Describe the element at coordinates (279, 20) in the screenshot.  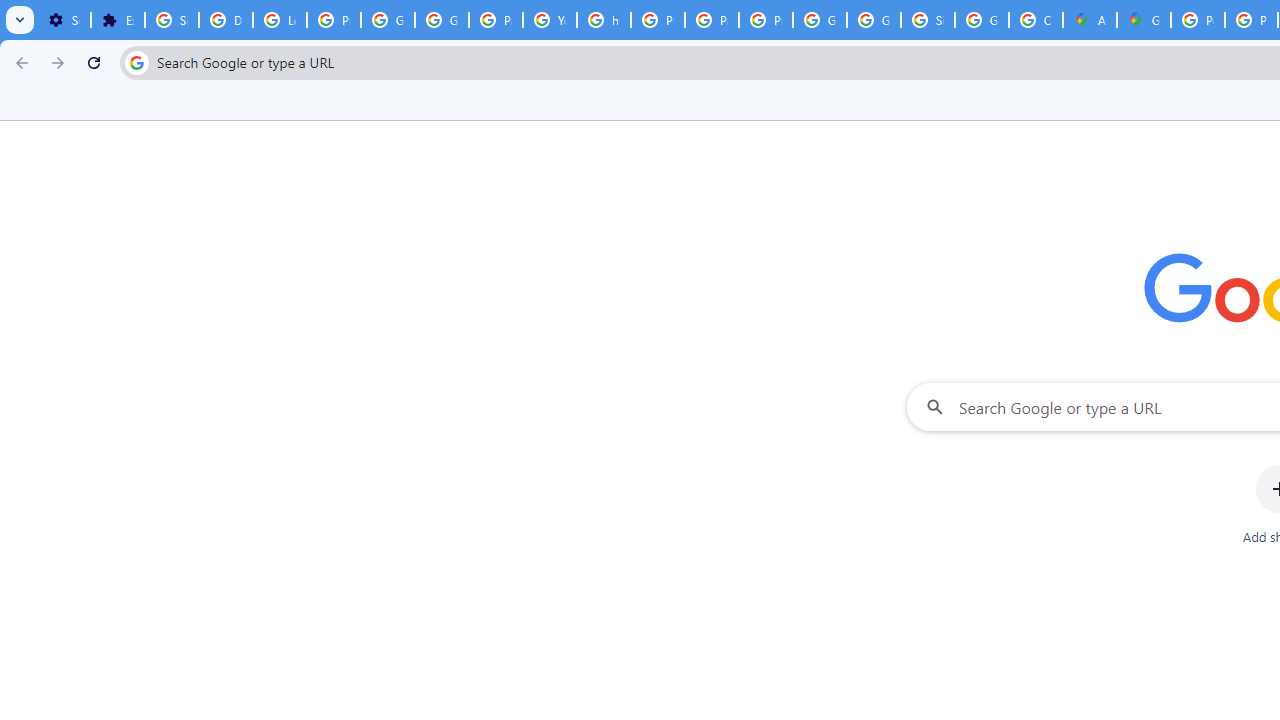
I see `'Learn how to find your photos - Google Photos Help'` at that location.